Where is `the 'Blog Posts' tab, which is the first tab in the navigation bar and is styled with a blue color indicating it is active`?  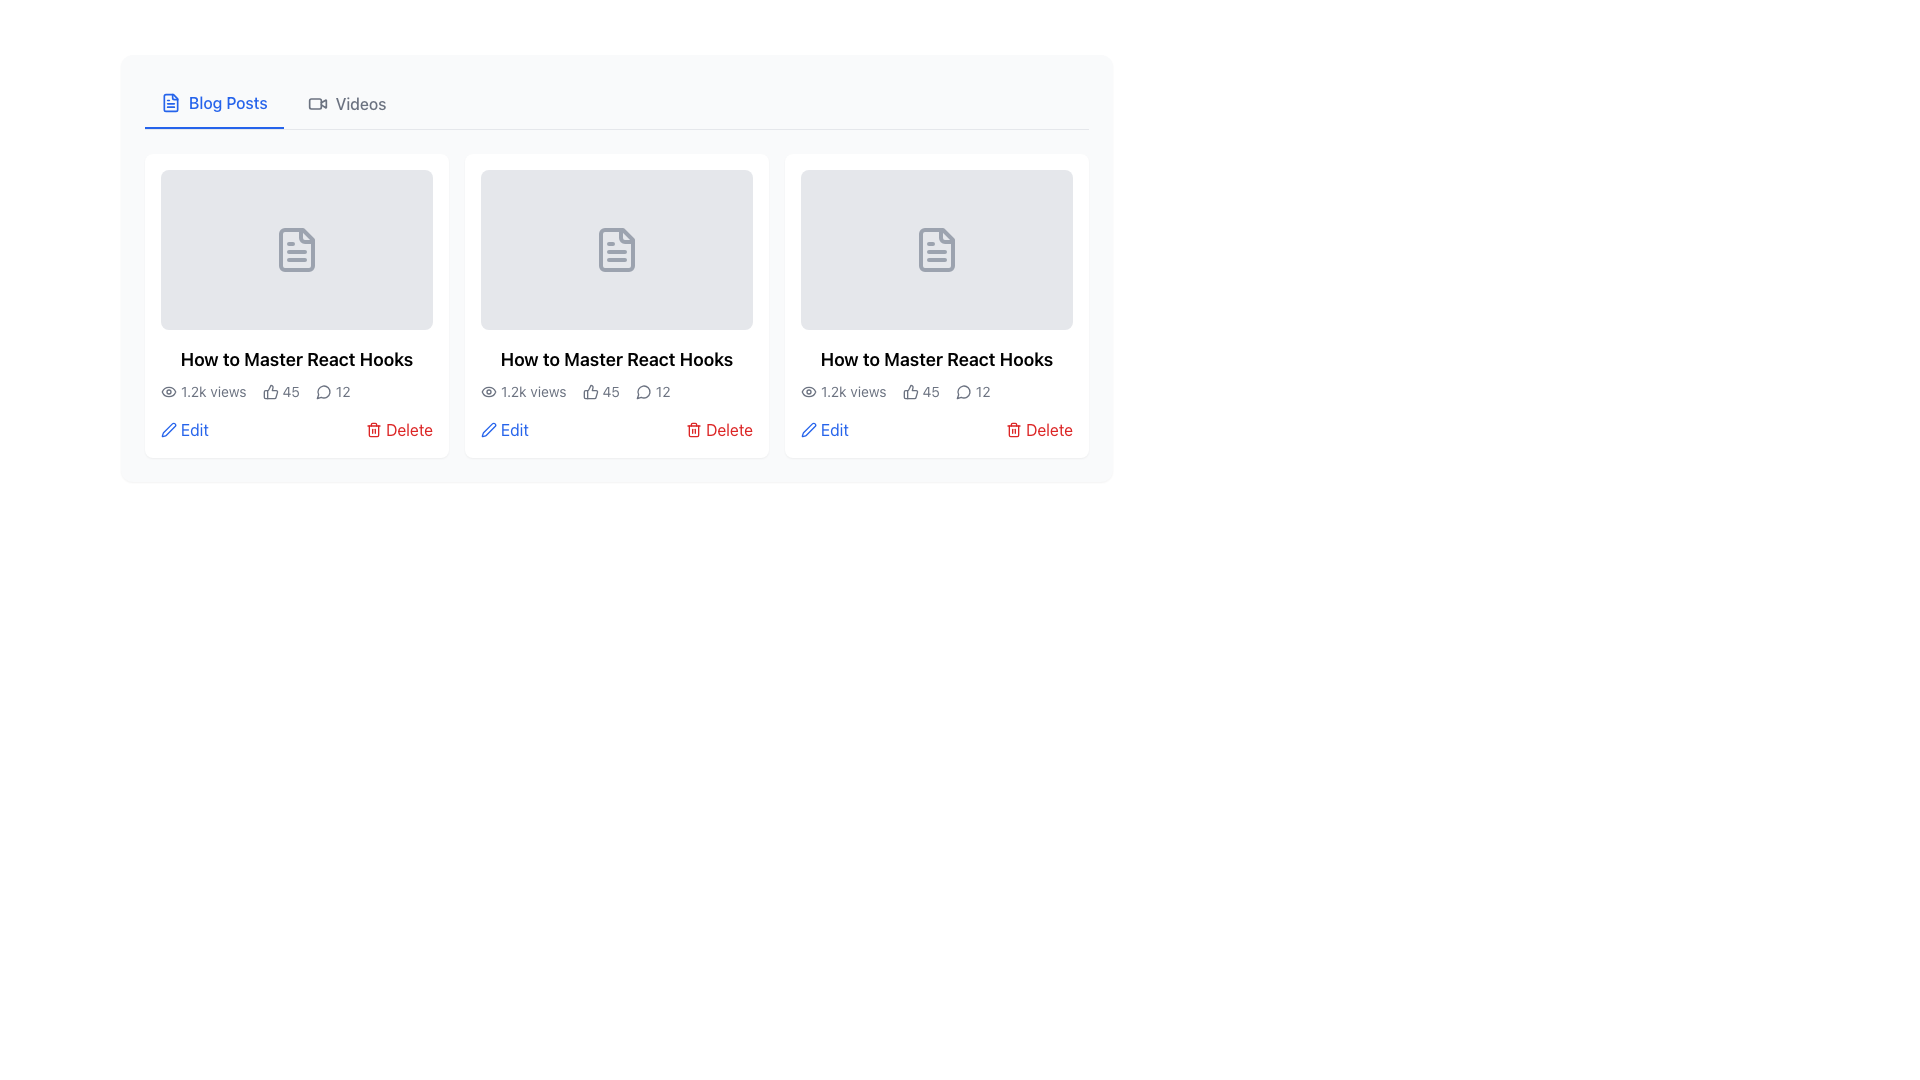
the 'Blog Posts' tab, which is the first tab in the navigation bar and is styled with a blue color indicating it is active is located at coordinates (214, 104).